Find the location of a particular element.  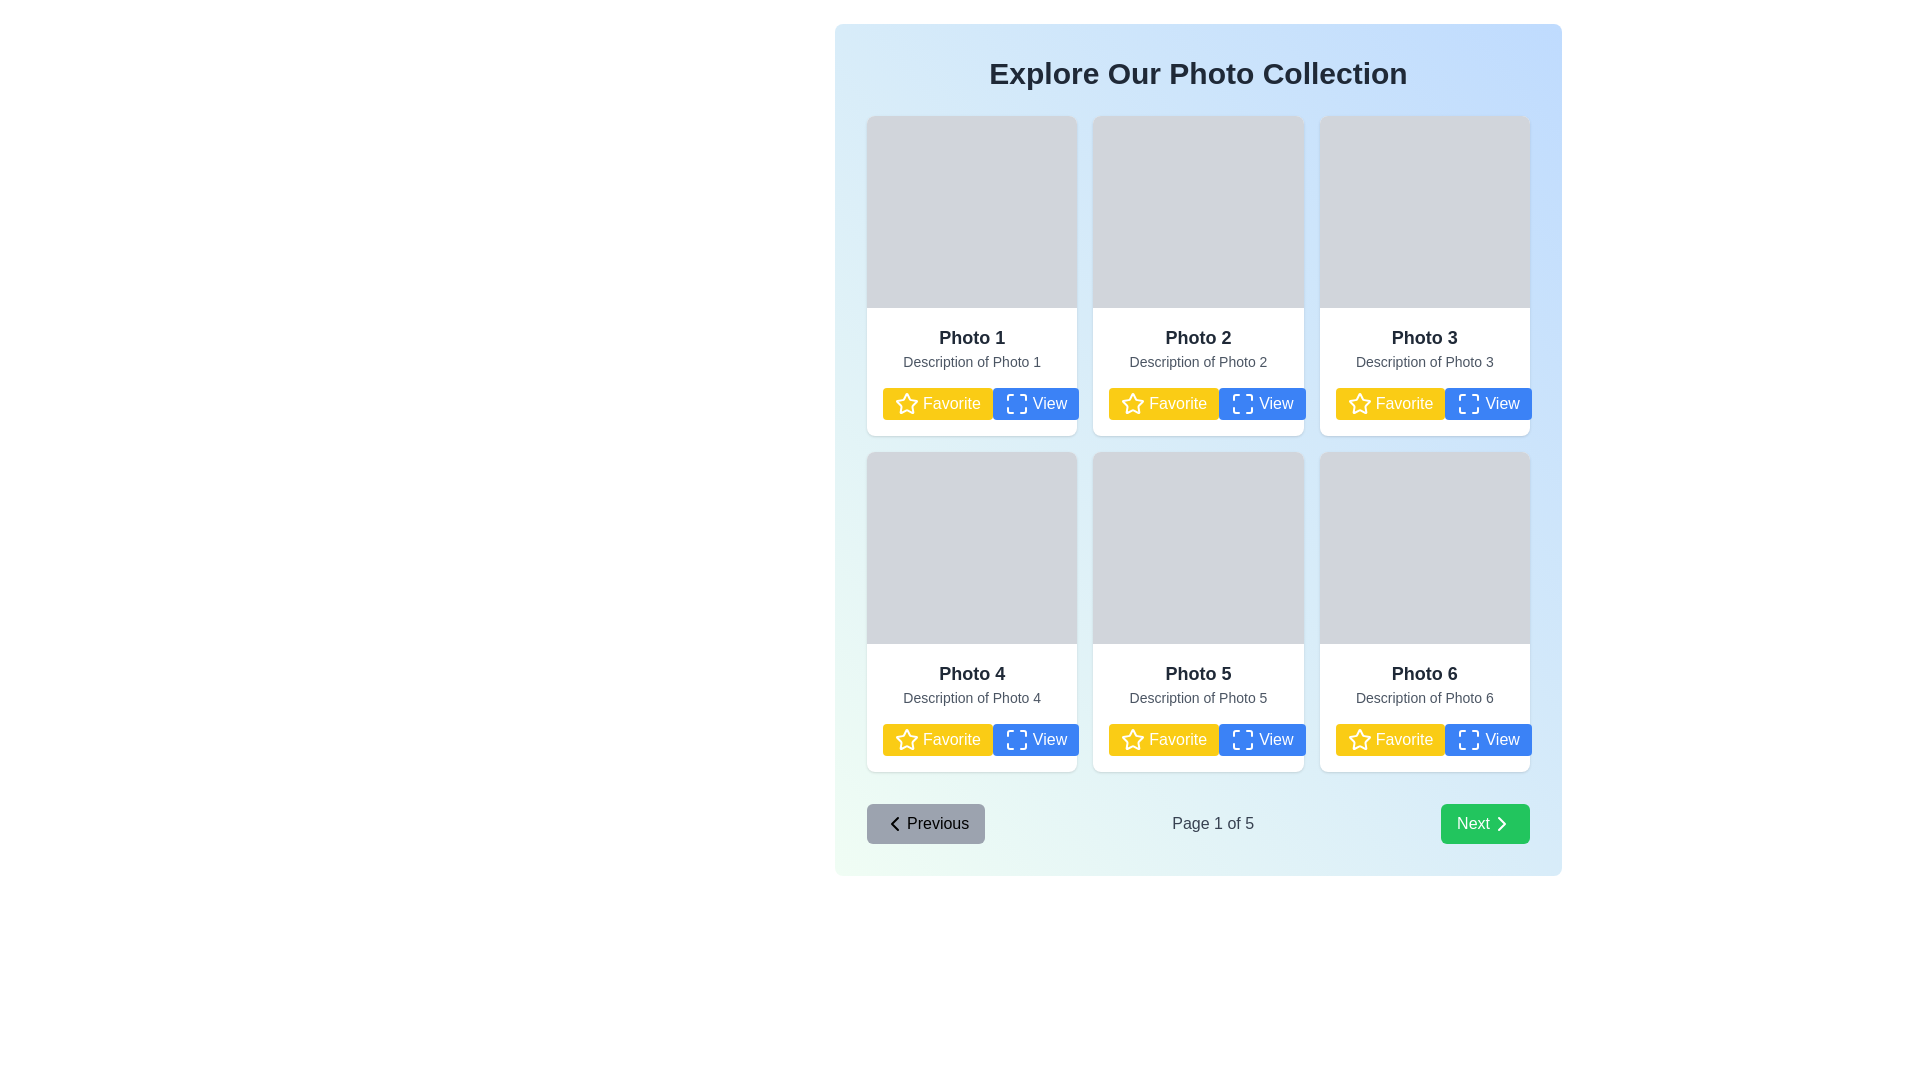

the view icon located within the blue 'View' button of the Photo 5 card in the second row under the 'Explore Our Photo Collection' header is located at coordinates (1242, 740).